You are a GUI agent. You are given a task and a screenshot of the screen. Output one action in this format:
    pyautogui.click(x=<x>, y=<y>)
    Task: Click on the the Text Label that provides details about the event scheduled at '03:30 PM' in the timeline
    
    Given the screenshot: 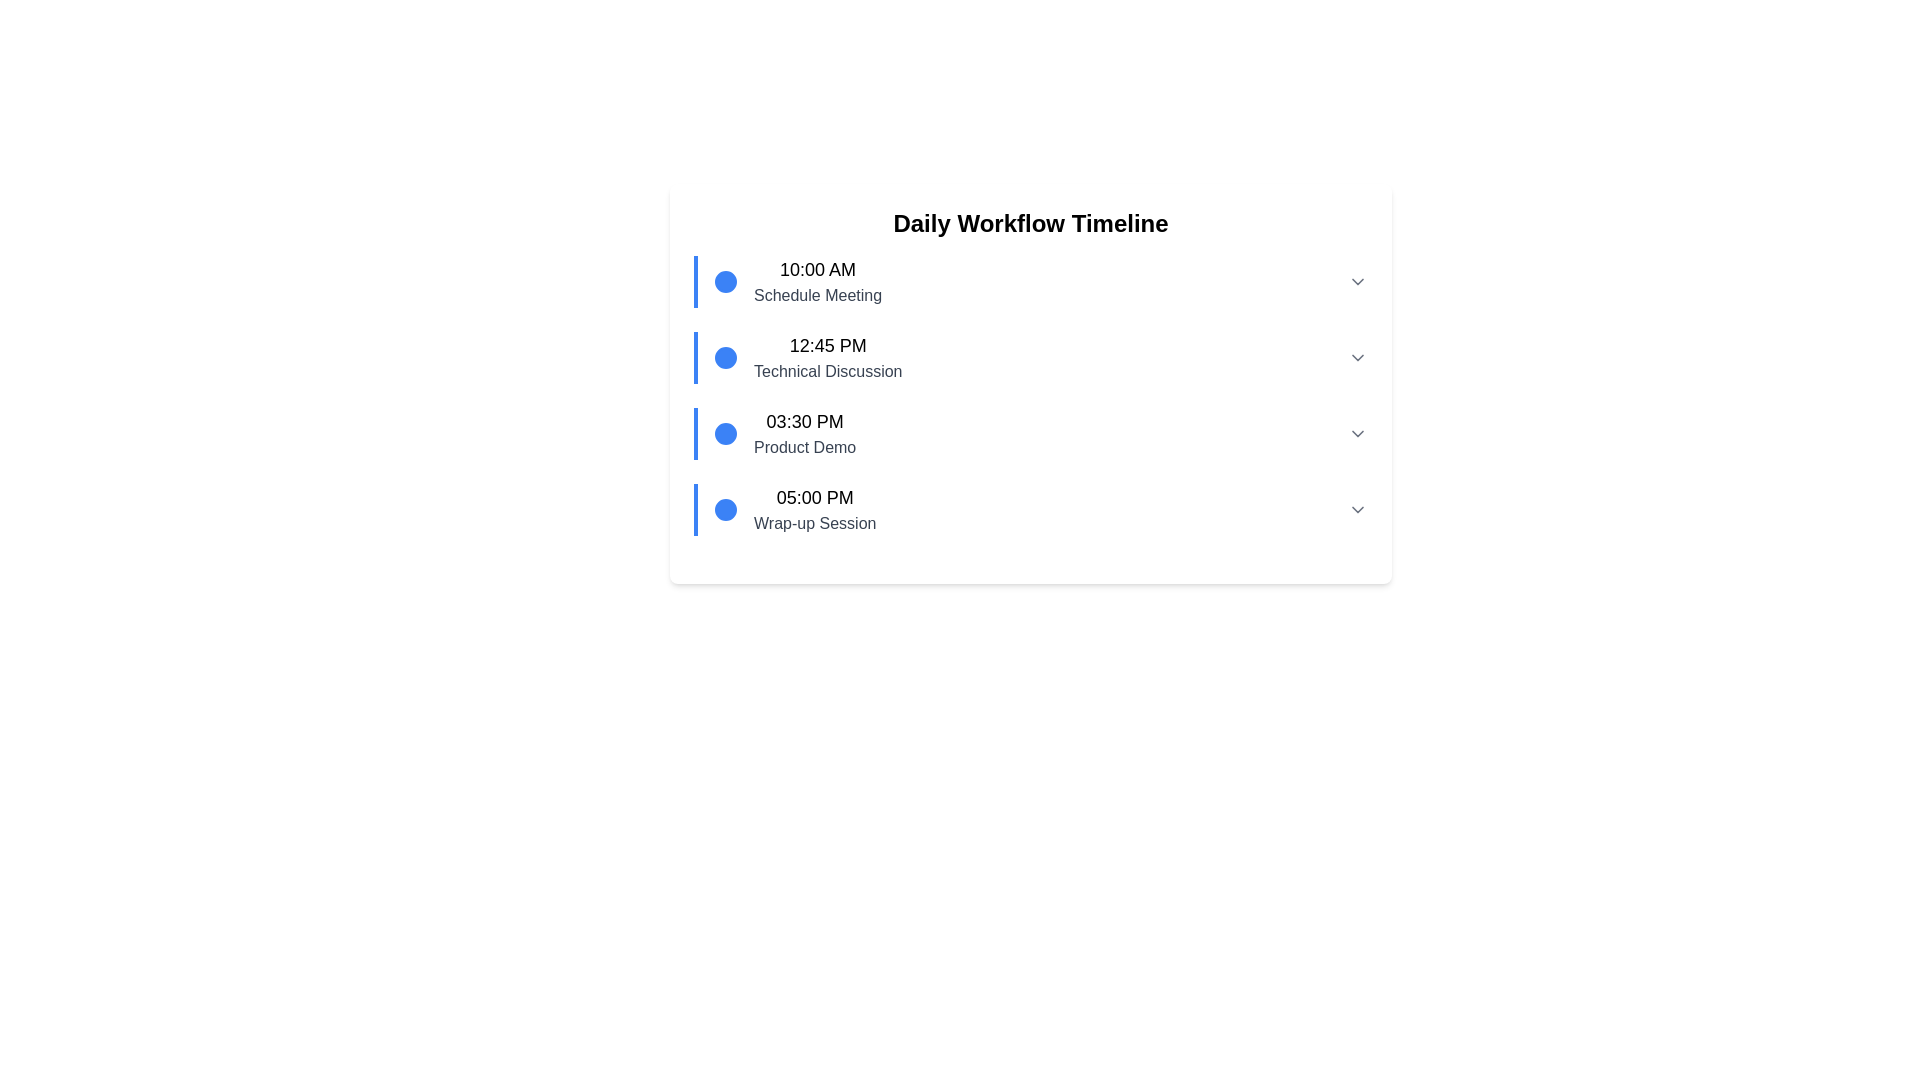 What is the action you would take?
    pyautogui.click(x=805, y=446)
    